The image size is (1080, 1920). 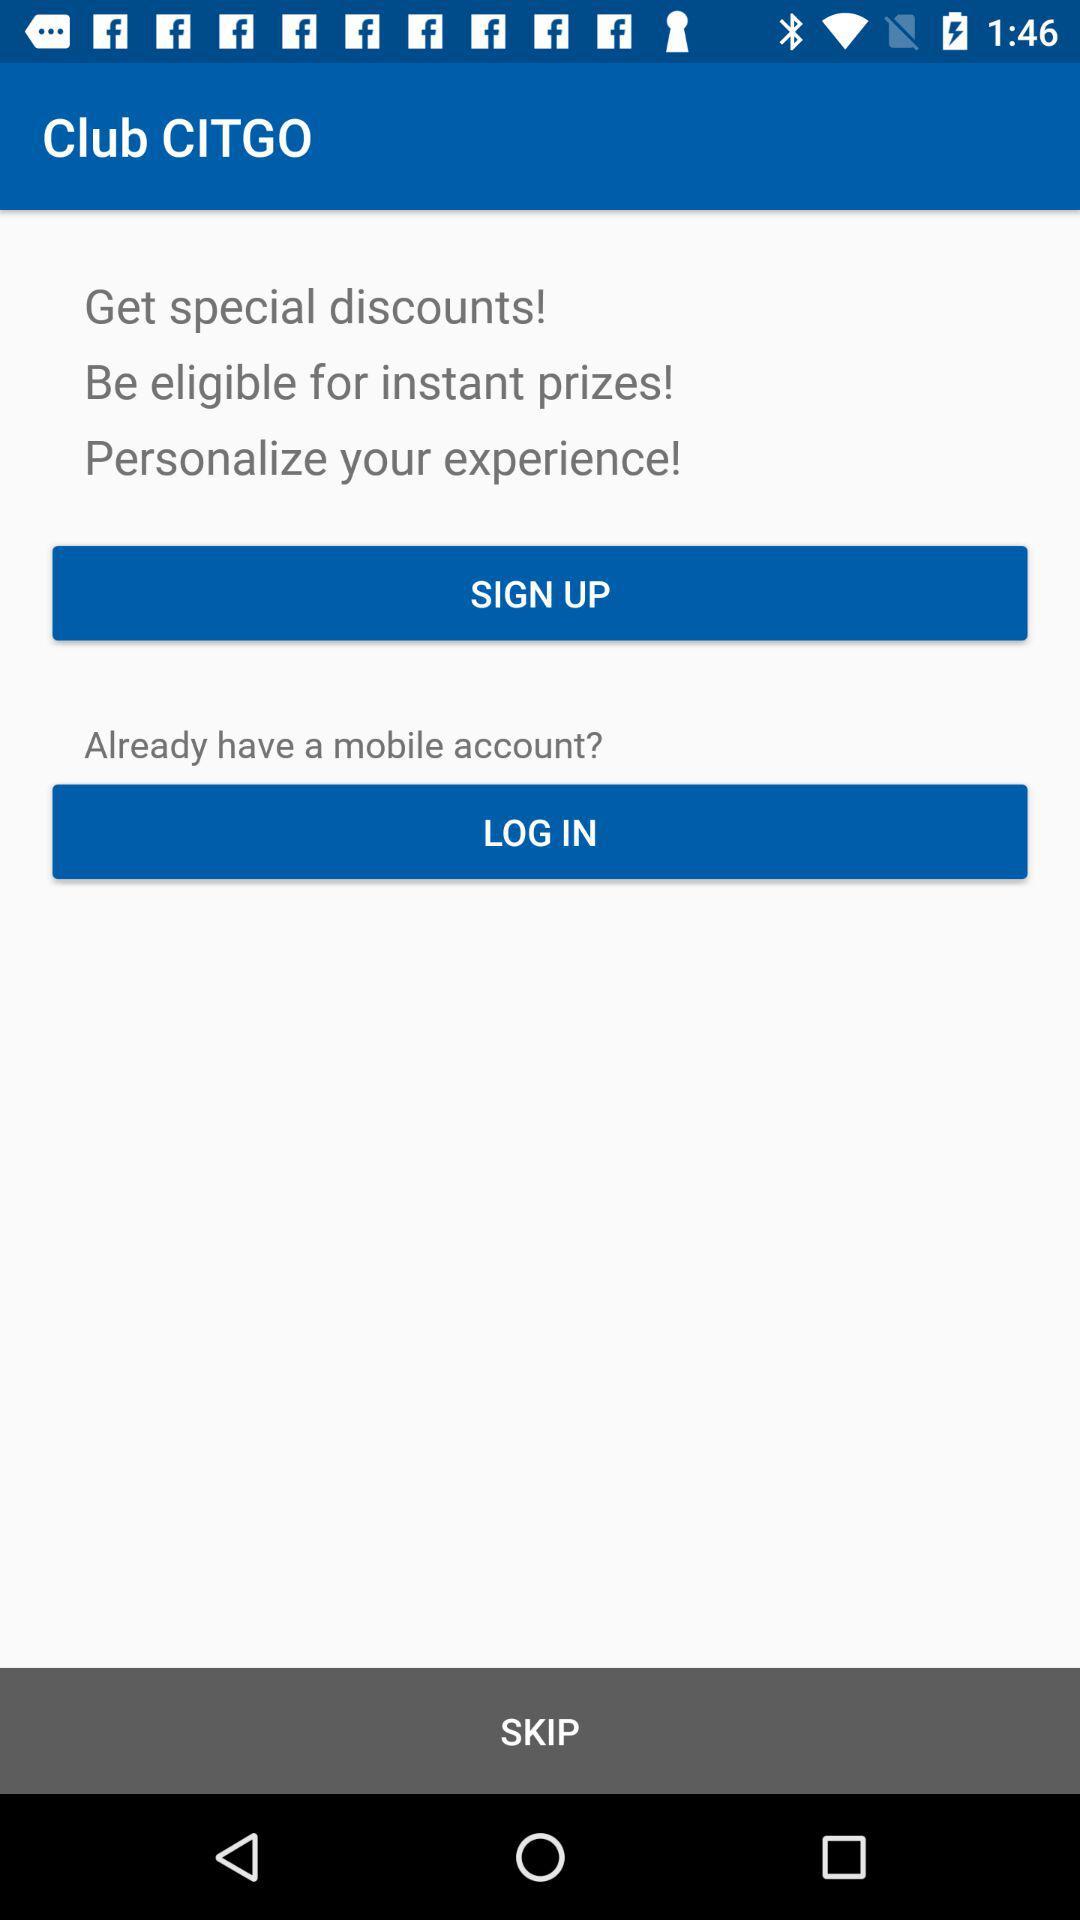 I want to click on the item above skip item, so click(x=540, y=831).